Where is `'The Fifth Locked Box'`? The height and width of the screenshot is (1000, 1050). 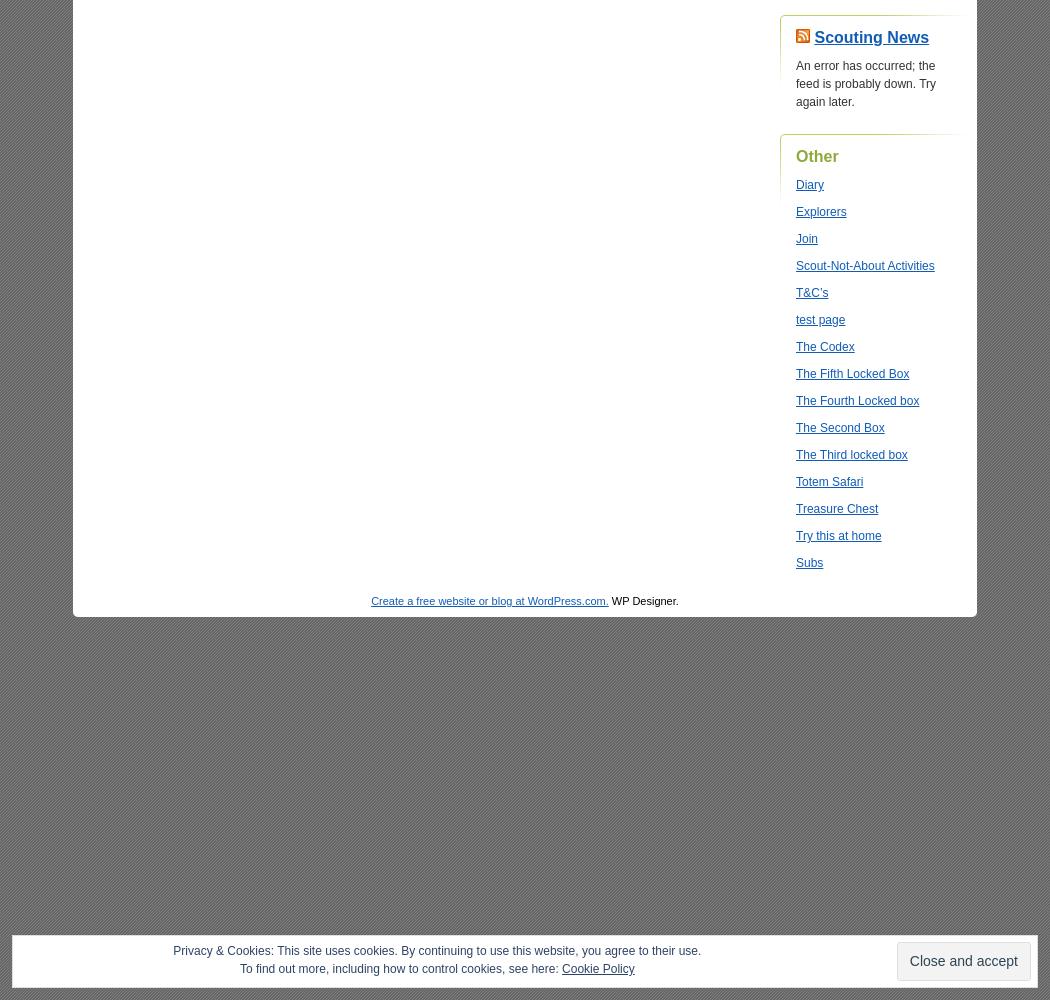
'The Fifth Locked Box' is located at coordinates (852, 373).